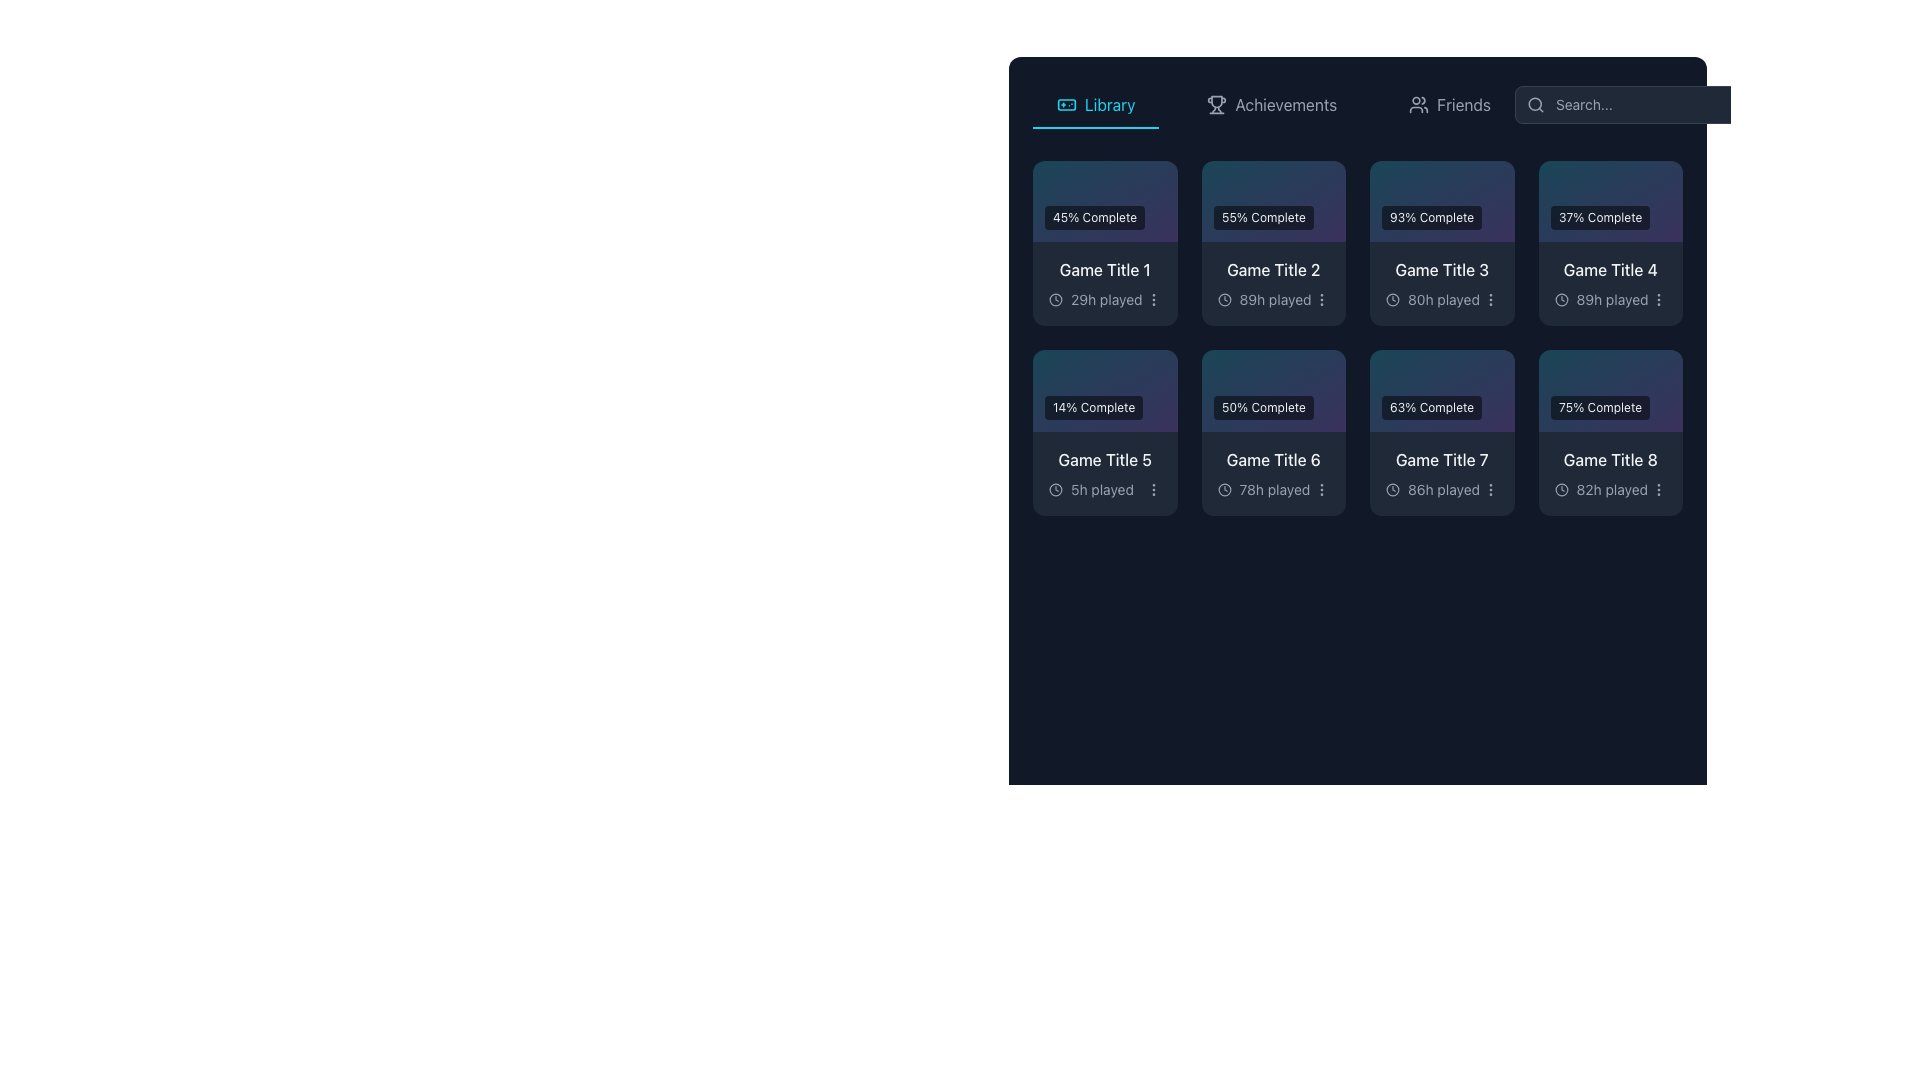 The width and height of the screenshot is (1920, 1080). Describe the element at coordinates (1442, 390) in the screenshot. I see `progress percentage from the text label located in the fourth column and second row of the grid layout within the 'Library' section, positioned above 'Game Title 7' and '86h played'` at that location.